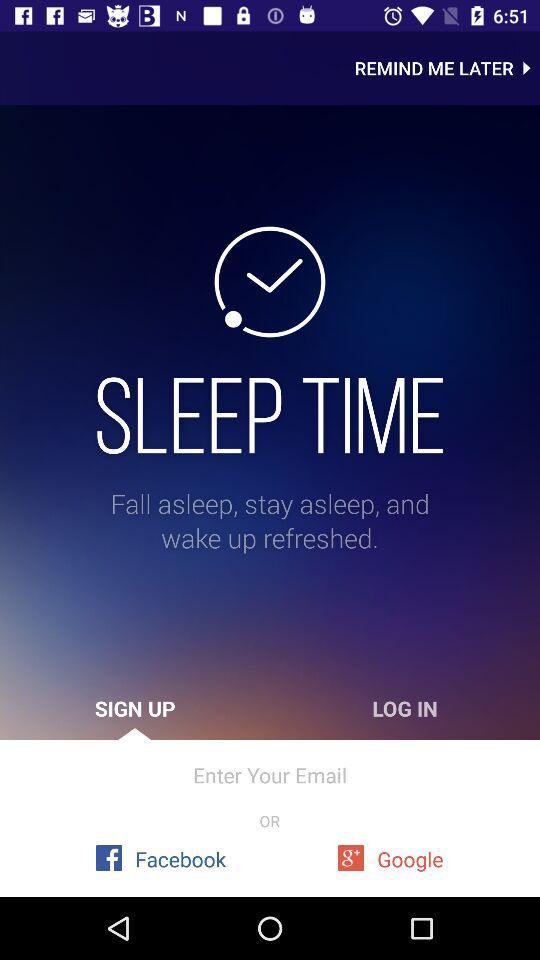 This screenshot has height=960, width=540. Describe the element at coordinates (405, 708) in the screenshot. I see `log in icon` at that location.